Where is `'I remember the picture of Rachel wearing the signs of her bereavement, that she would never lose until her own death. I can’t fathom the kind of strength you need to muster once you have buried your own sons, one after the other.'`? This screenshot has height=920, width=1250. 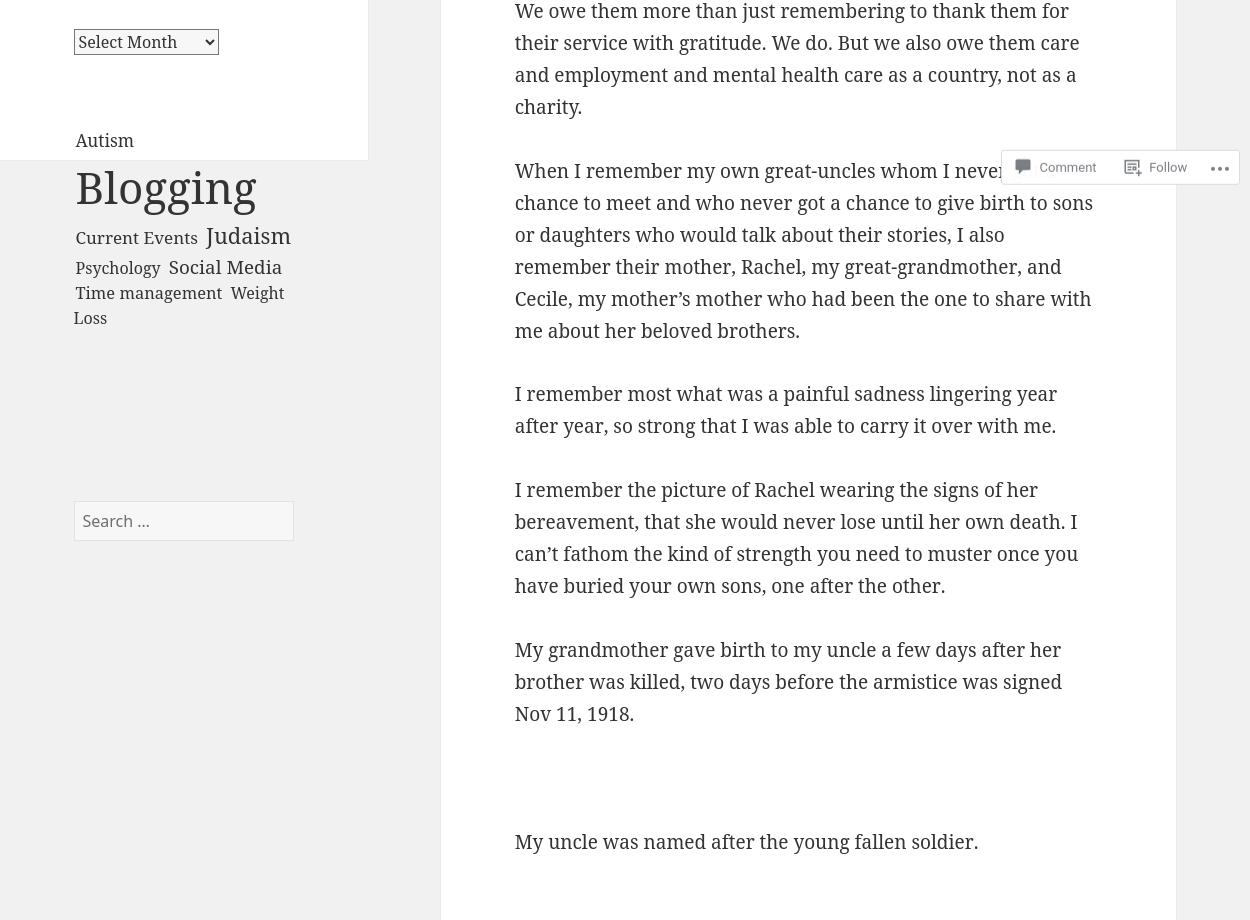 'I remember the picture of Rachel wearing the signs of her bereavement, that she would never lose until her own death. I can’t fathom the kind of strength you need to muster once you have buried your own sons, one after the other.' is located at coordinates (796, 538).